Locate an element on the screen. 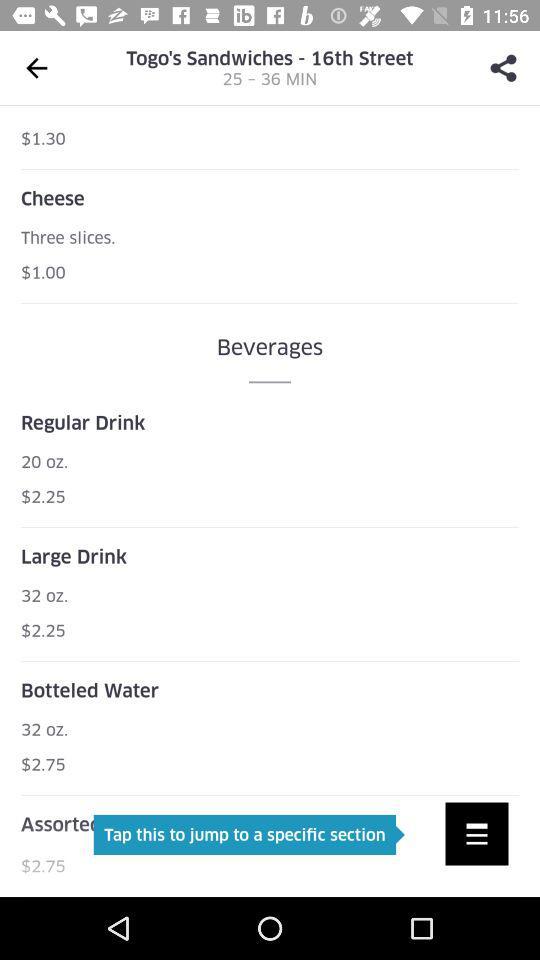  the arrow_backward icon is located at coordinates (36, 68).